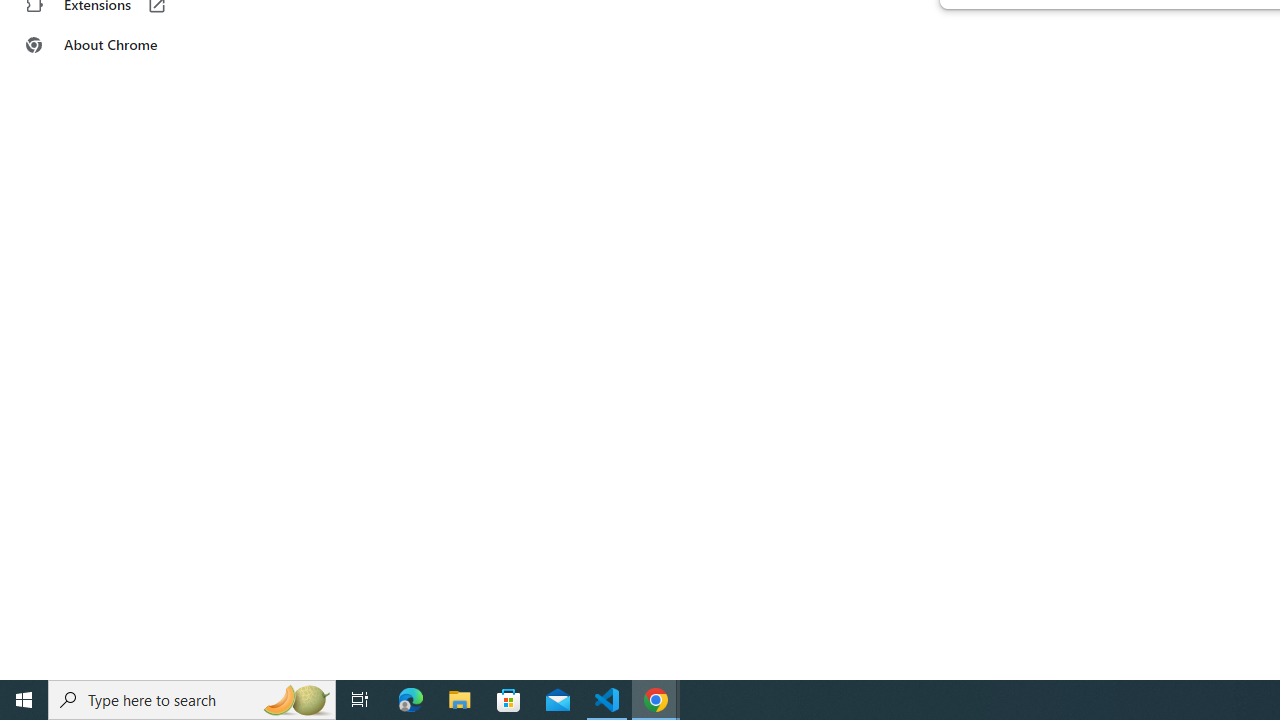  What do you see at coordinates (123, 45) in the screenshot?
I see `'About Chrome'` at bounding box center [123, 45].